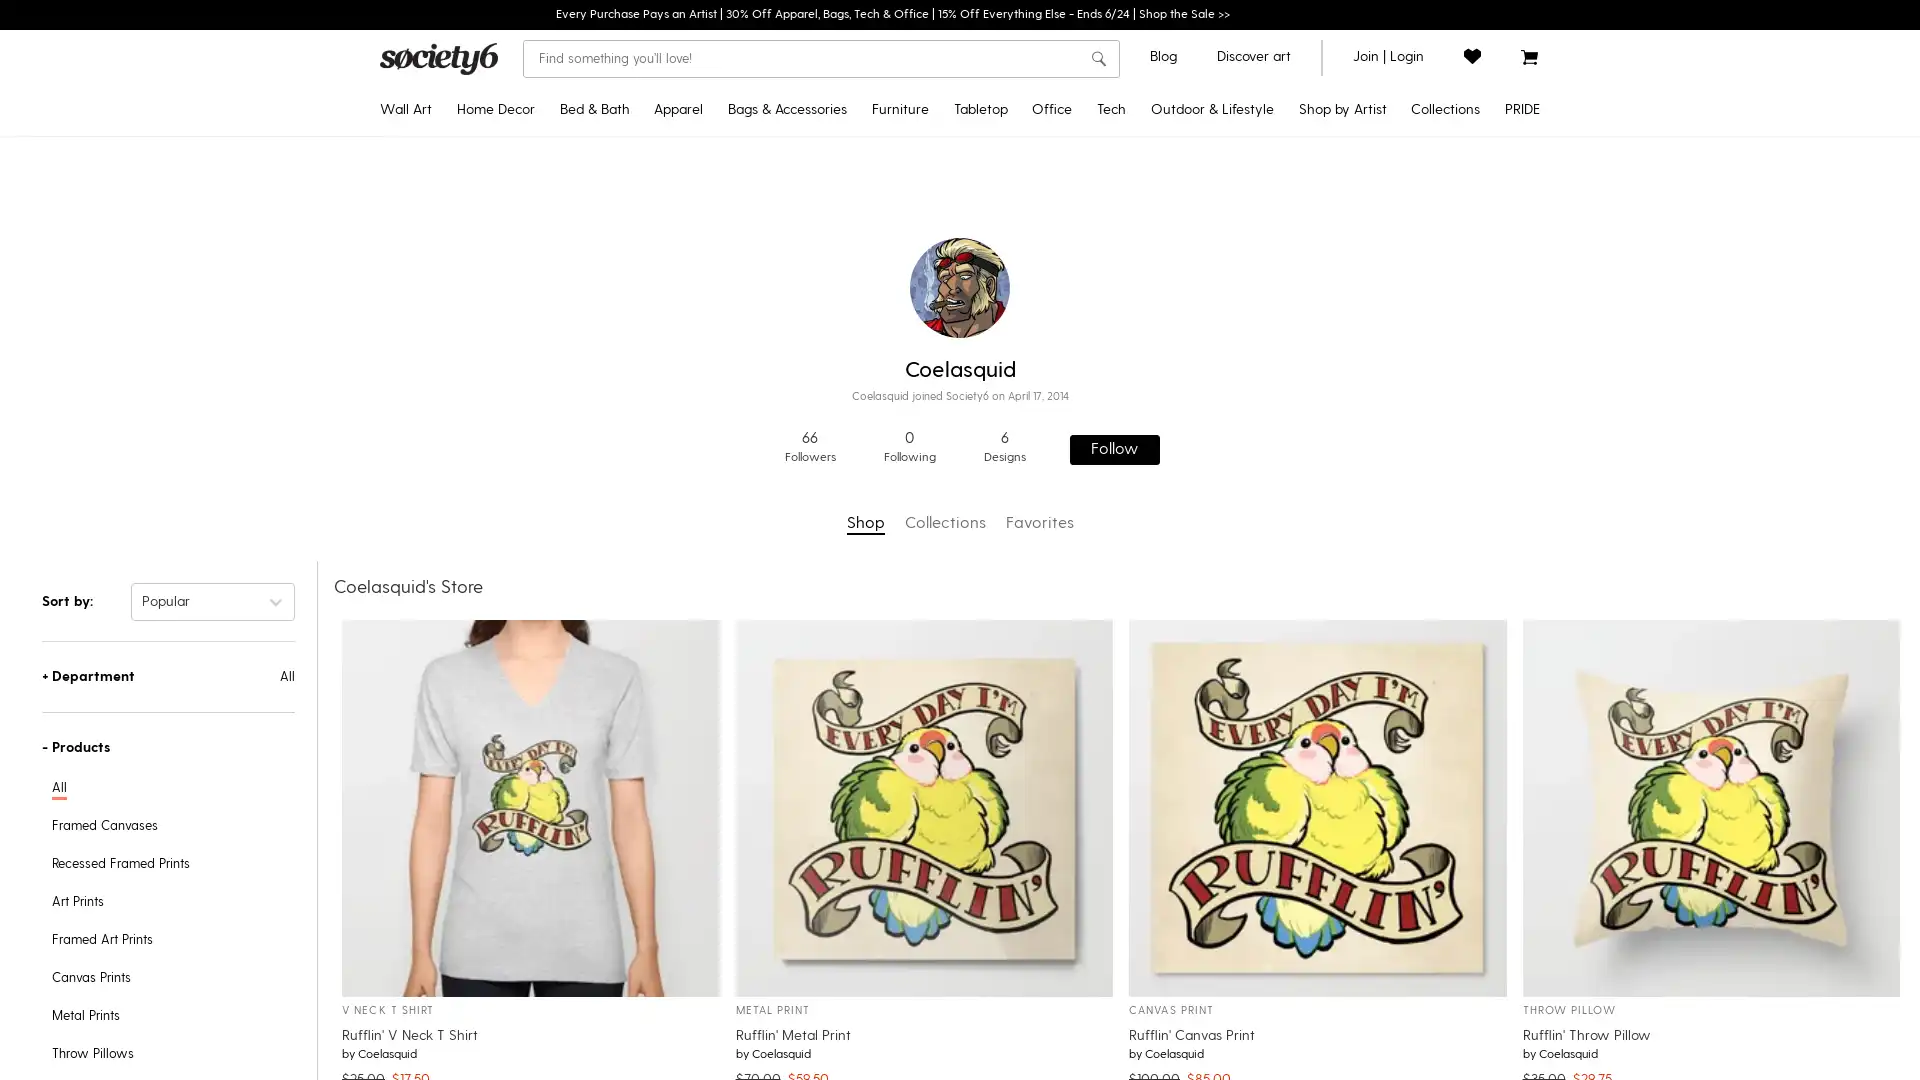 This screenshot has height=1080, width=1920. Describe the element at coordinates (1182, 320) in the screenshot. I see `Android Card Cases` at that location.